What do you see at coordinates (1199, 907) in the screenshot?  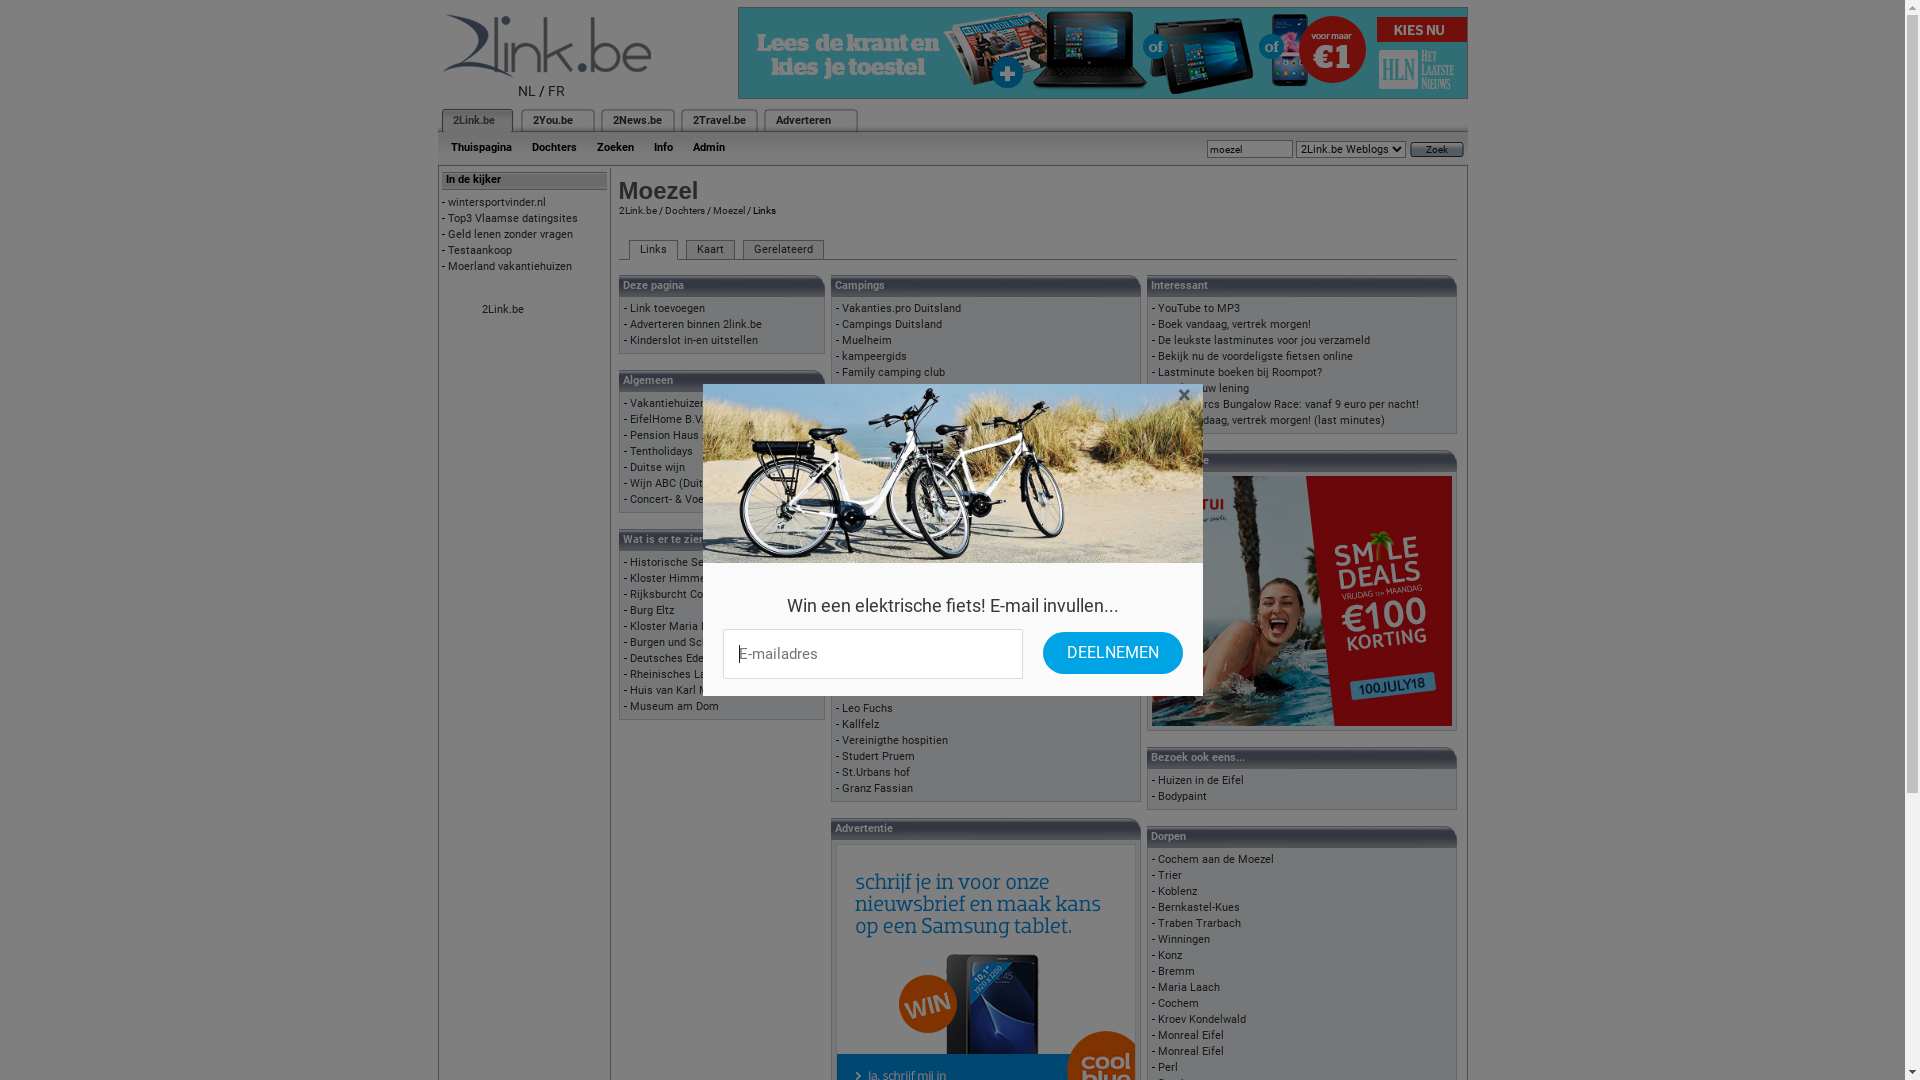 I see `'Bernkastel-Kues'` at bounding box center [1199, 907].